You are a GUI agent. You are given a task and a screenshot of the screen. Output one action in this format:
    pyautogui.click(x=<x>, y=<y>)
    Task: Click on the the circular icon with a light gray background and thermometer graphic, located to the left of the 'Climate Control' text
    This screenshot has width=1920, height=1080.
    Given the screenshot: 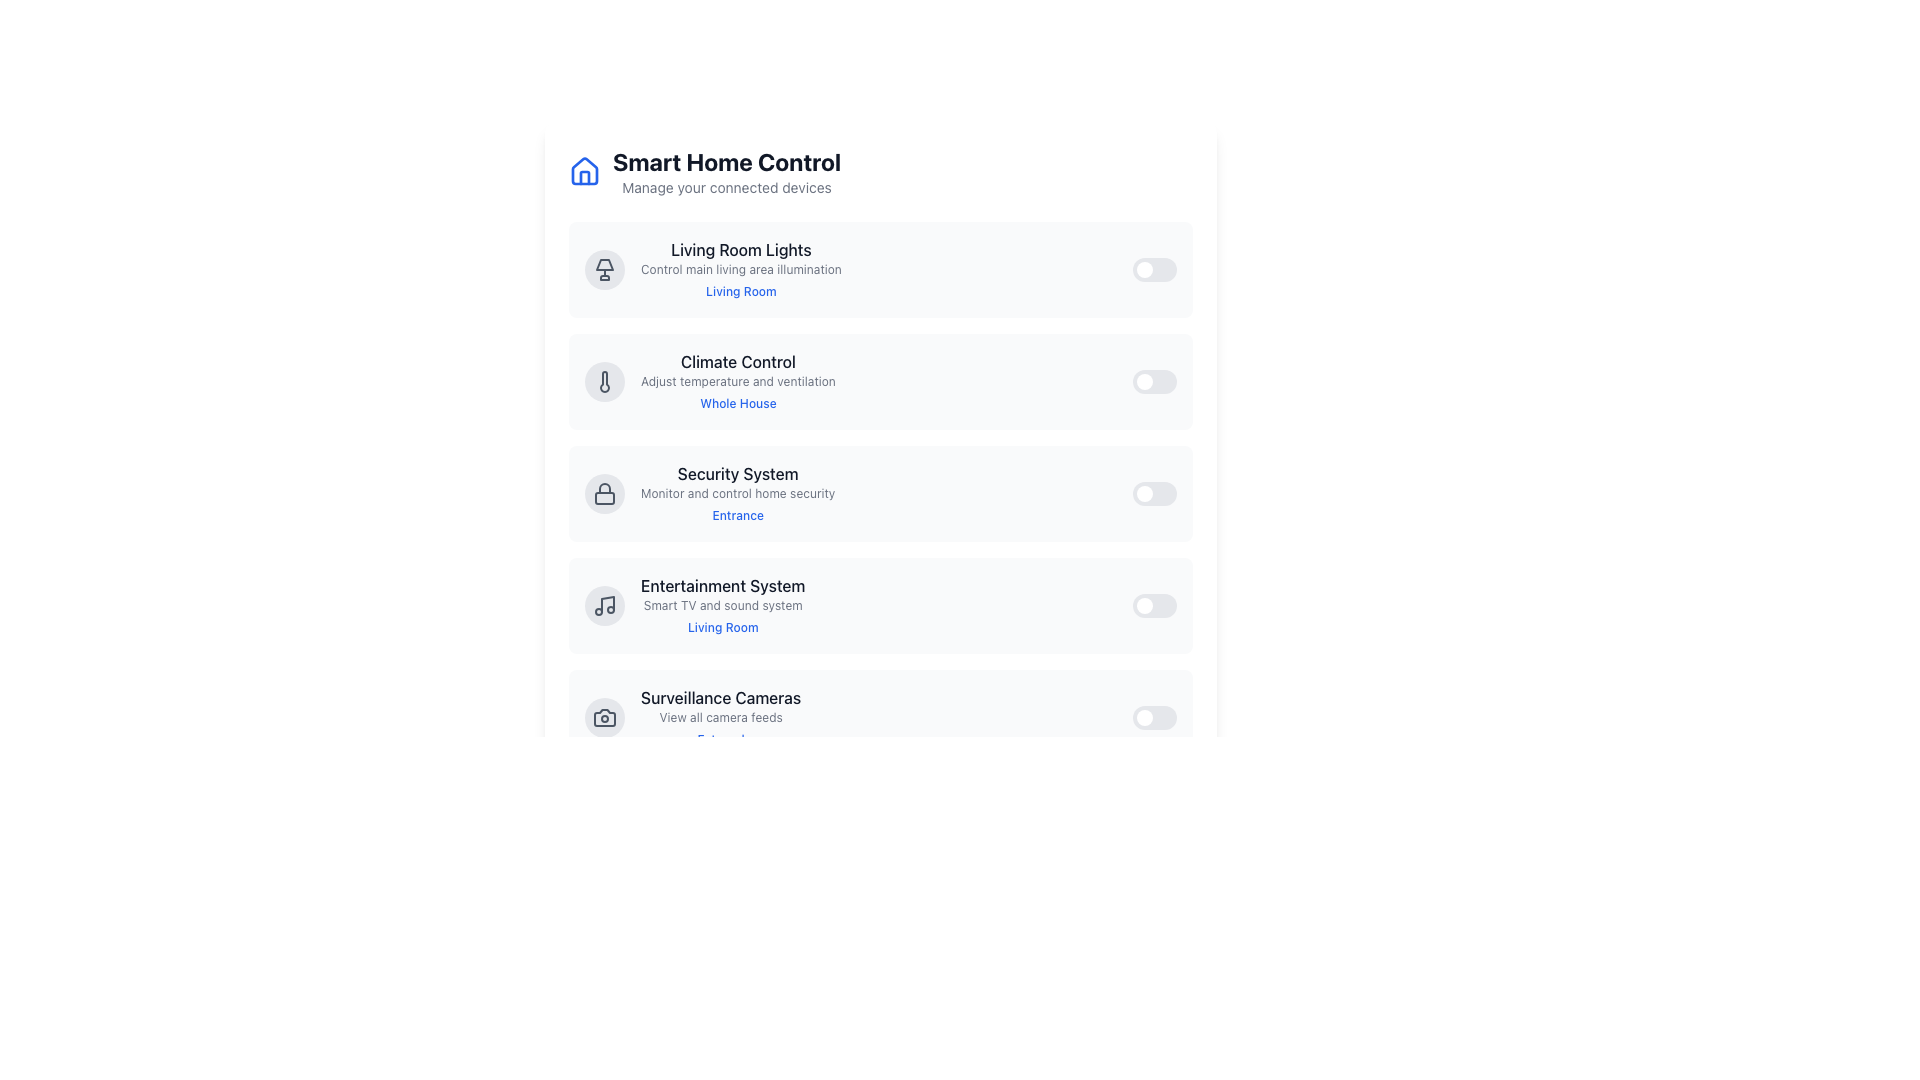 What is the action you would take?
    pyautogui.click(x=603, y=381)
    